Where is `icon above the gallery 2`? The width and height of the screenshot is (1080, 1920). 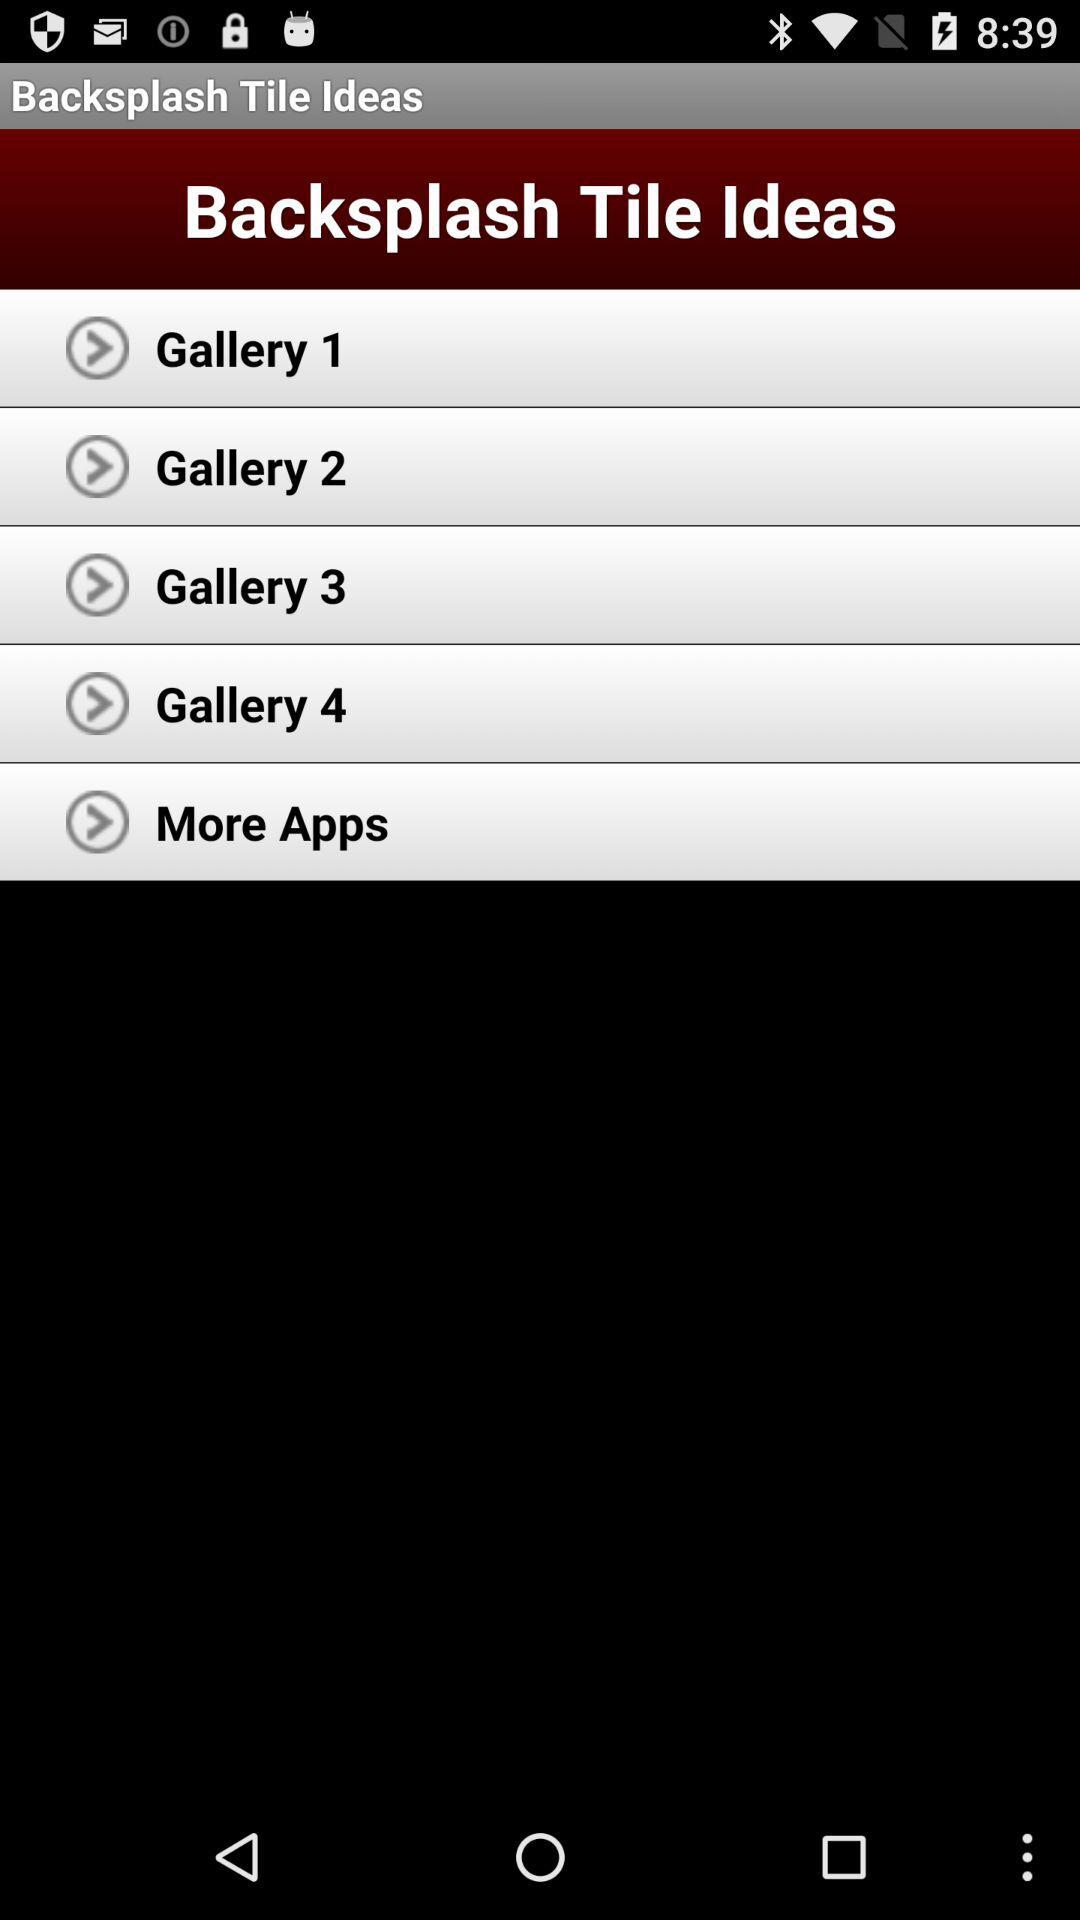 icon above the gallery 2 is located at coordinates (250, 347).